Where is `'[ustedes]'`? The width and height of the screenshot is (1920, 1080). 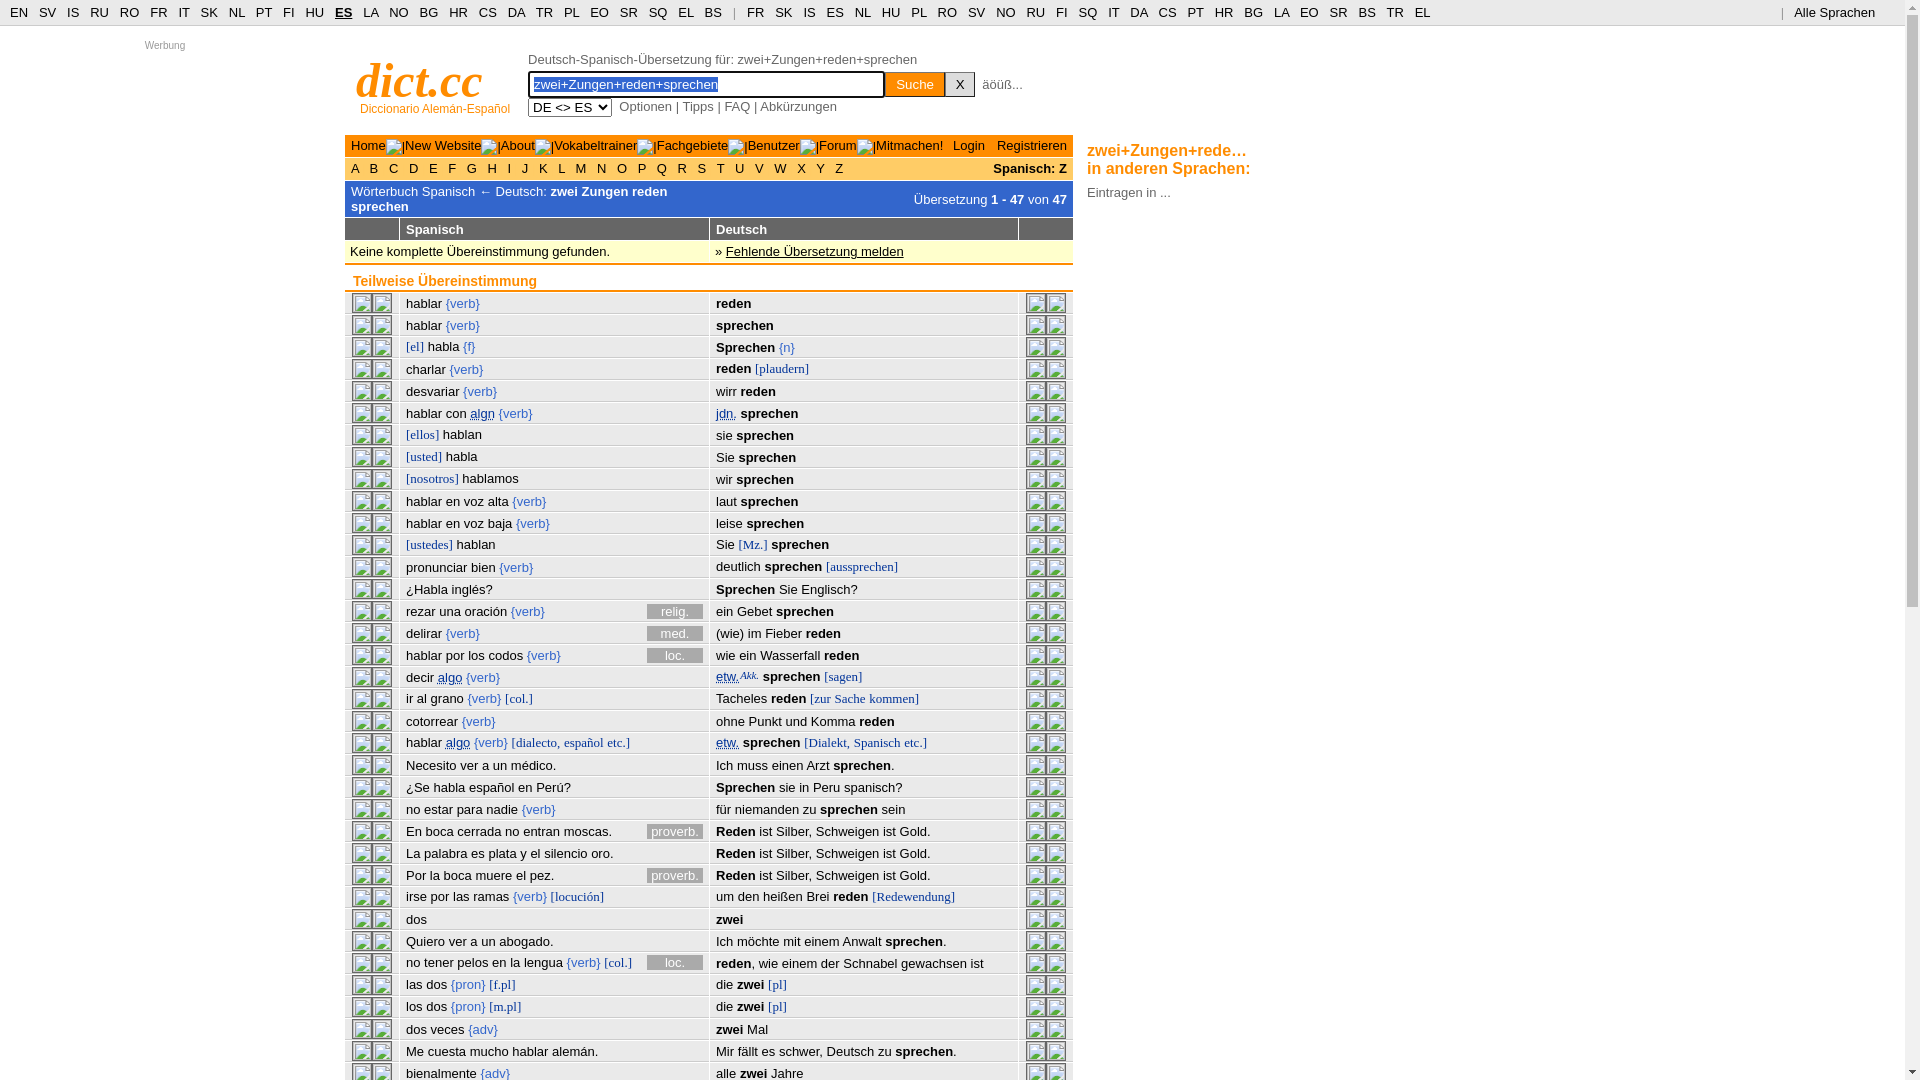
'[ustedes]' is located at coordinates (428, 544).